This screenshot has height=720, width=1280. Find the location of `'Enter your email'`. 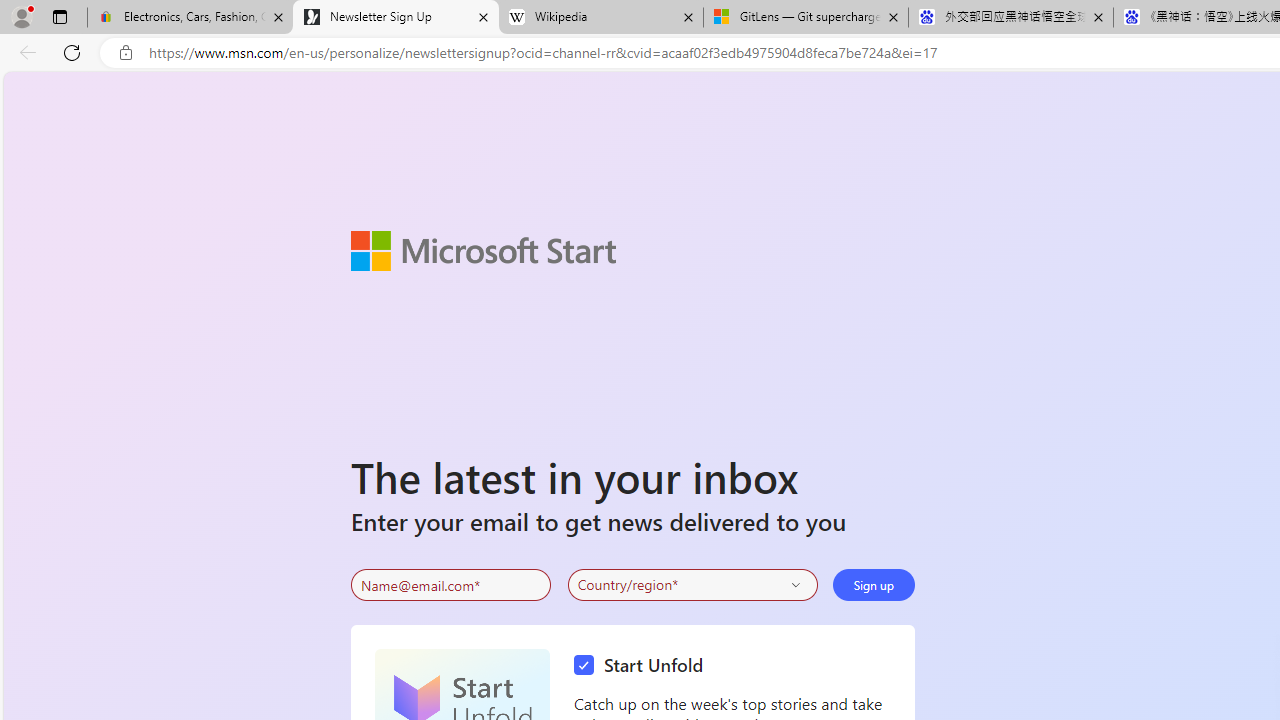

'Enter your email' is located at coordinates (449, 585).